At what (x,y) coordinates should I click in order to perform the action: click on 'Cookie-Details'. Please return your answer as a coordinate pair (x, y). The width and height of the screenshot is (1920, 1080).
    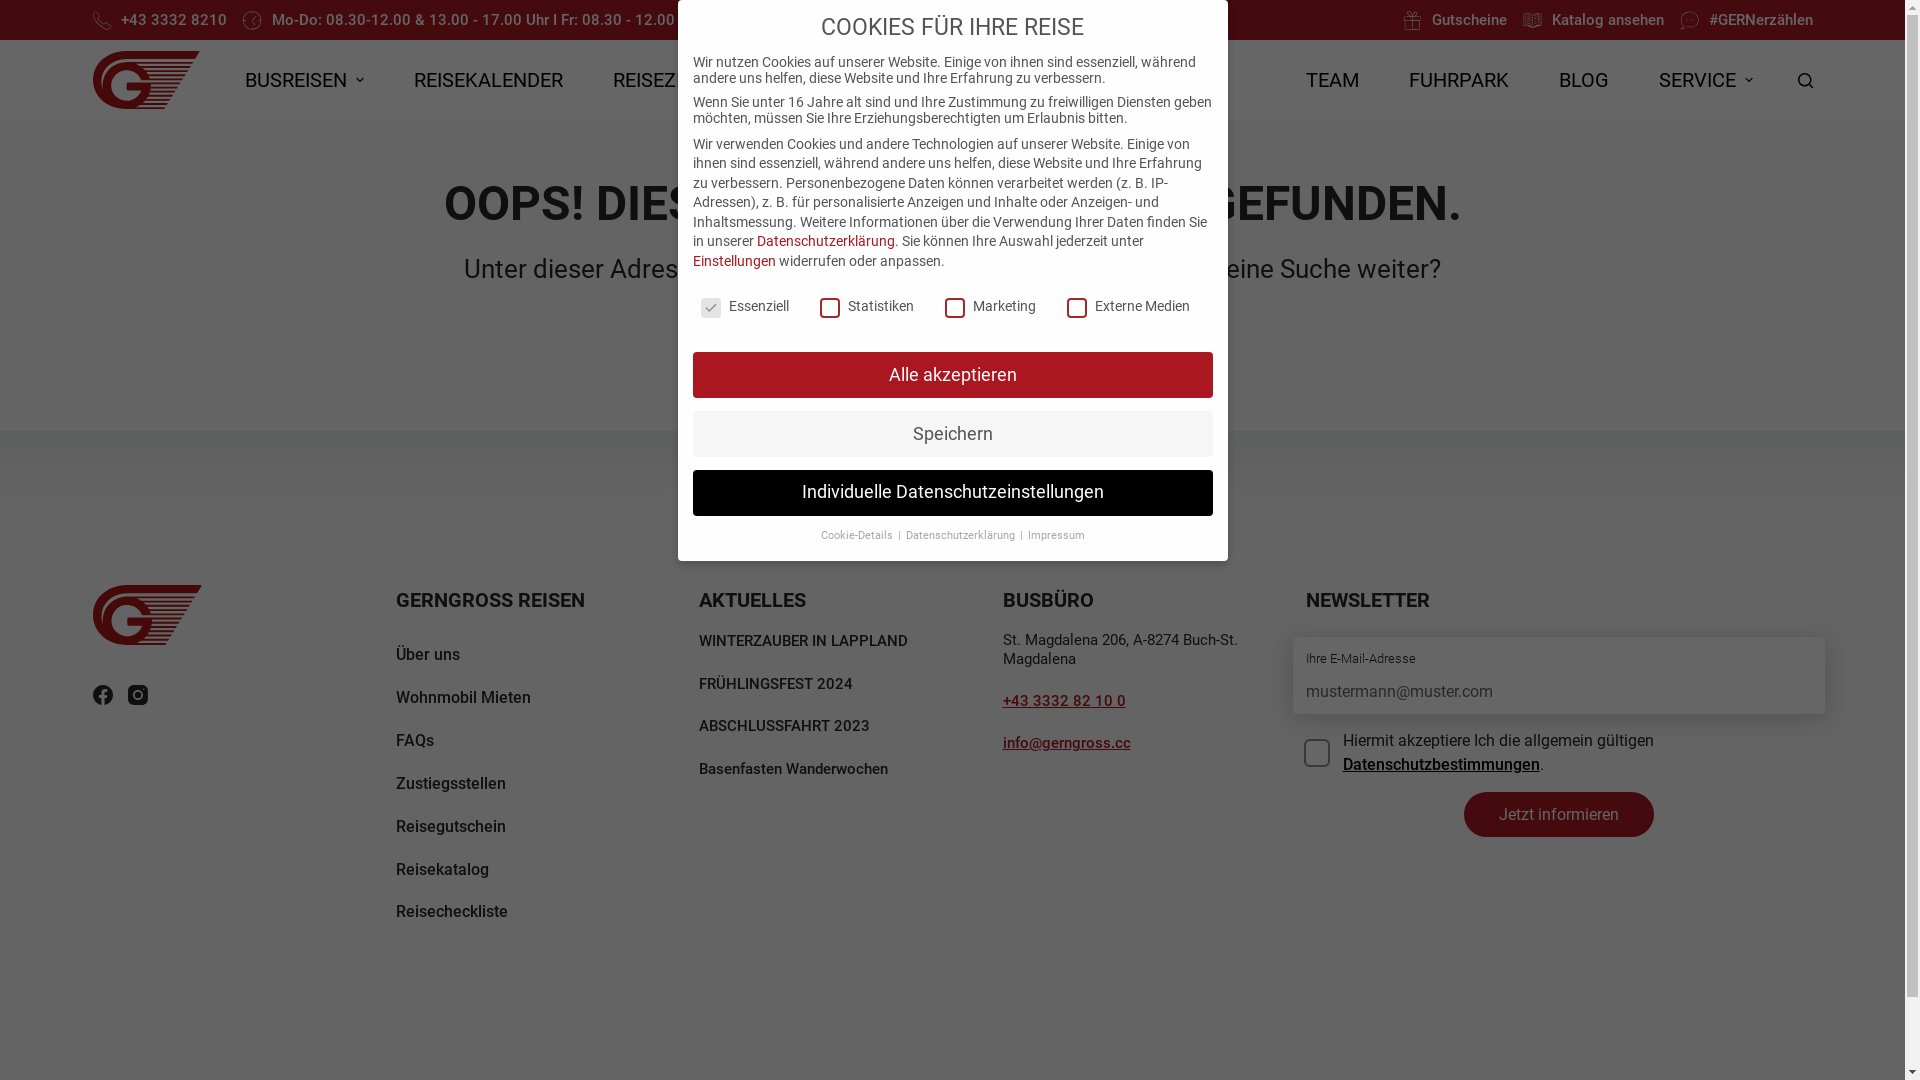
    Looking at the image, I should click on (857, 534).